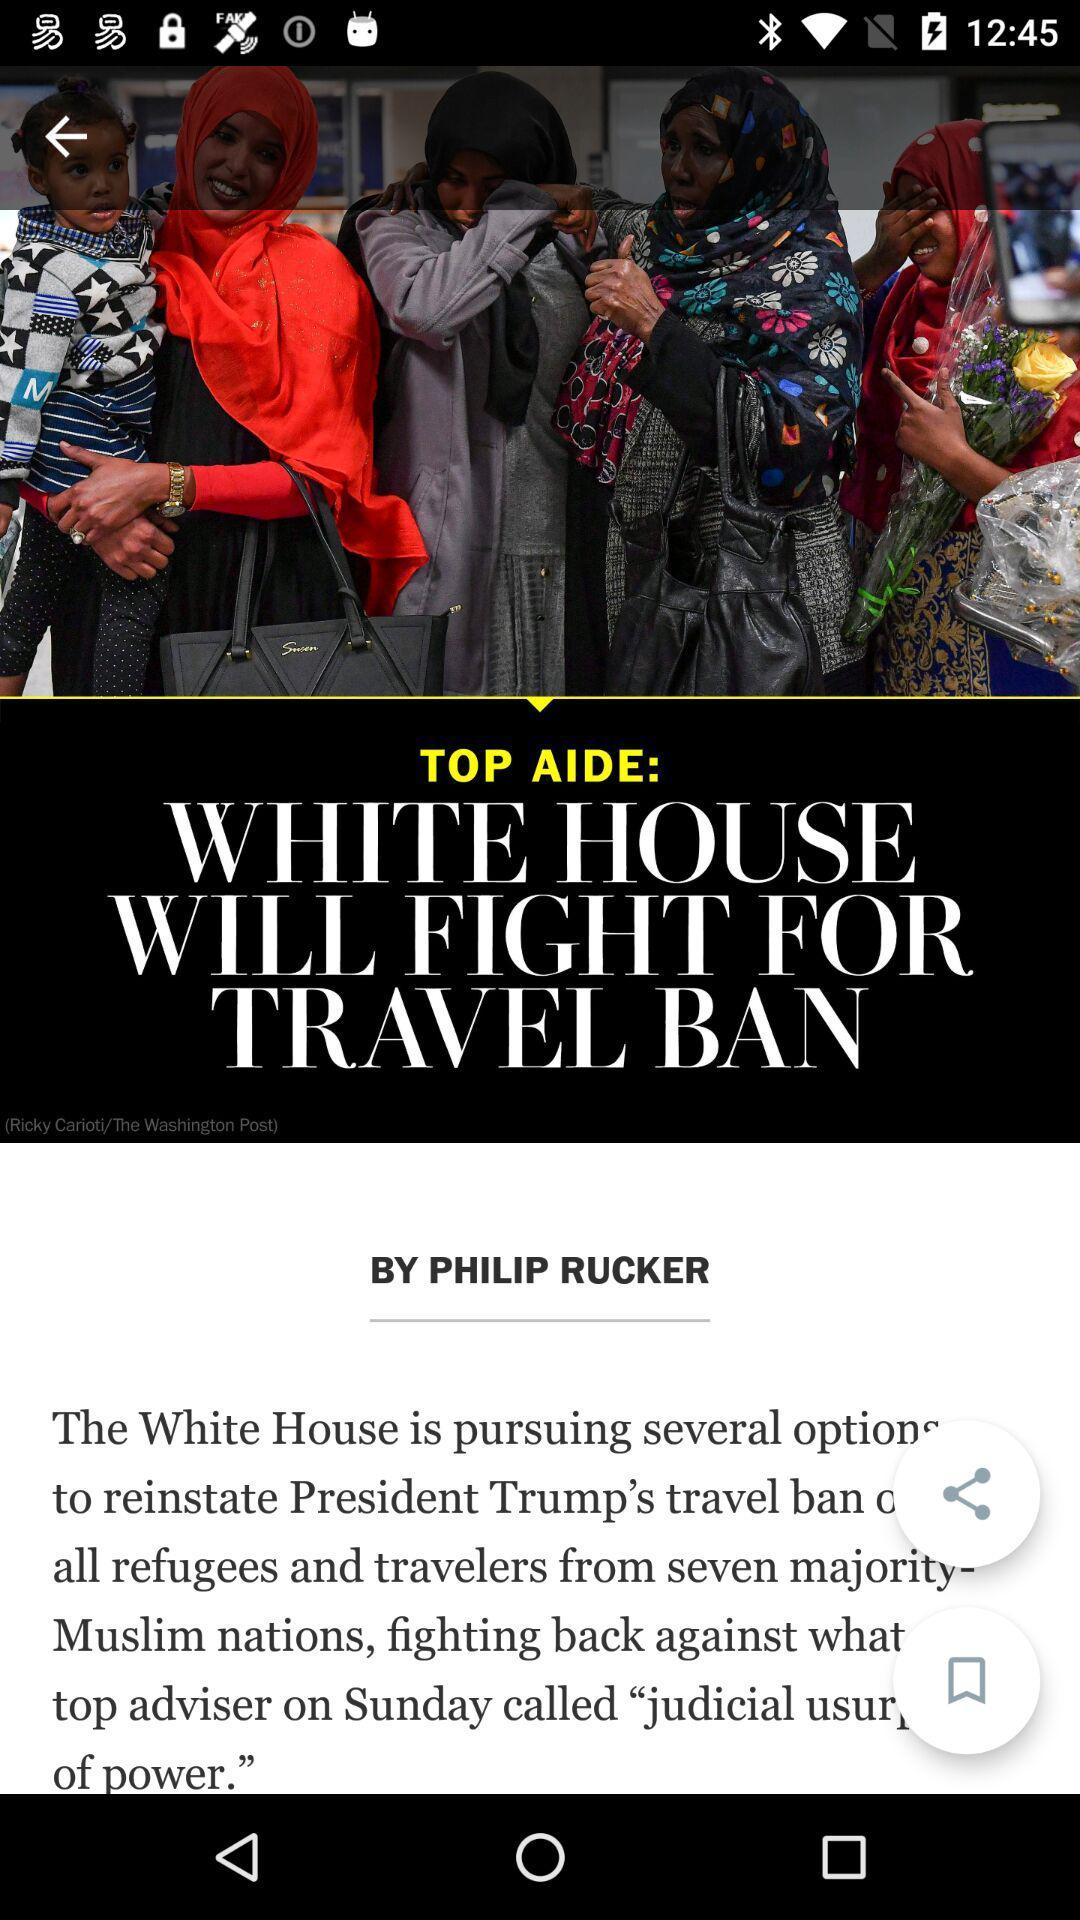 The image size is (1080, 1920). Describe the element at coordinates (64, 135) in the screenshot. I see `previous` at that location.